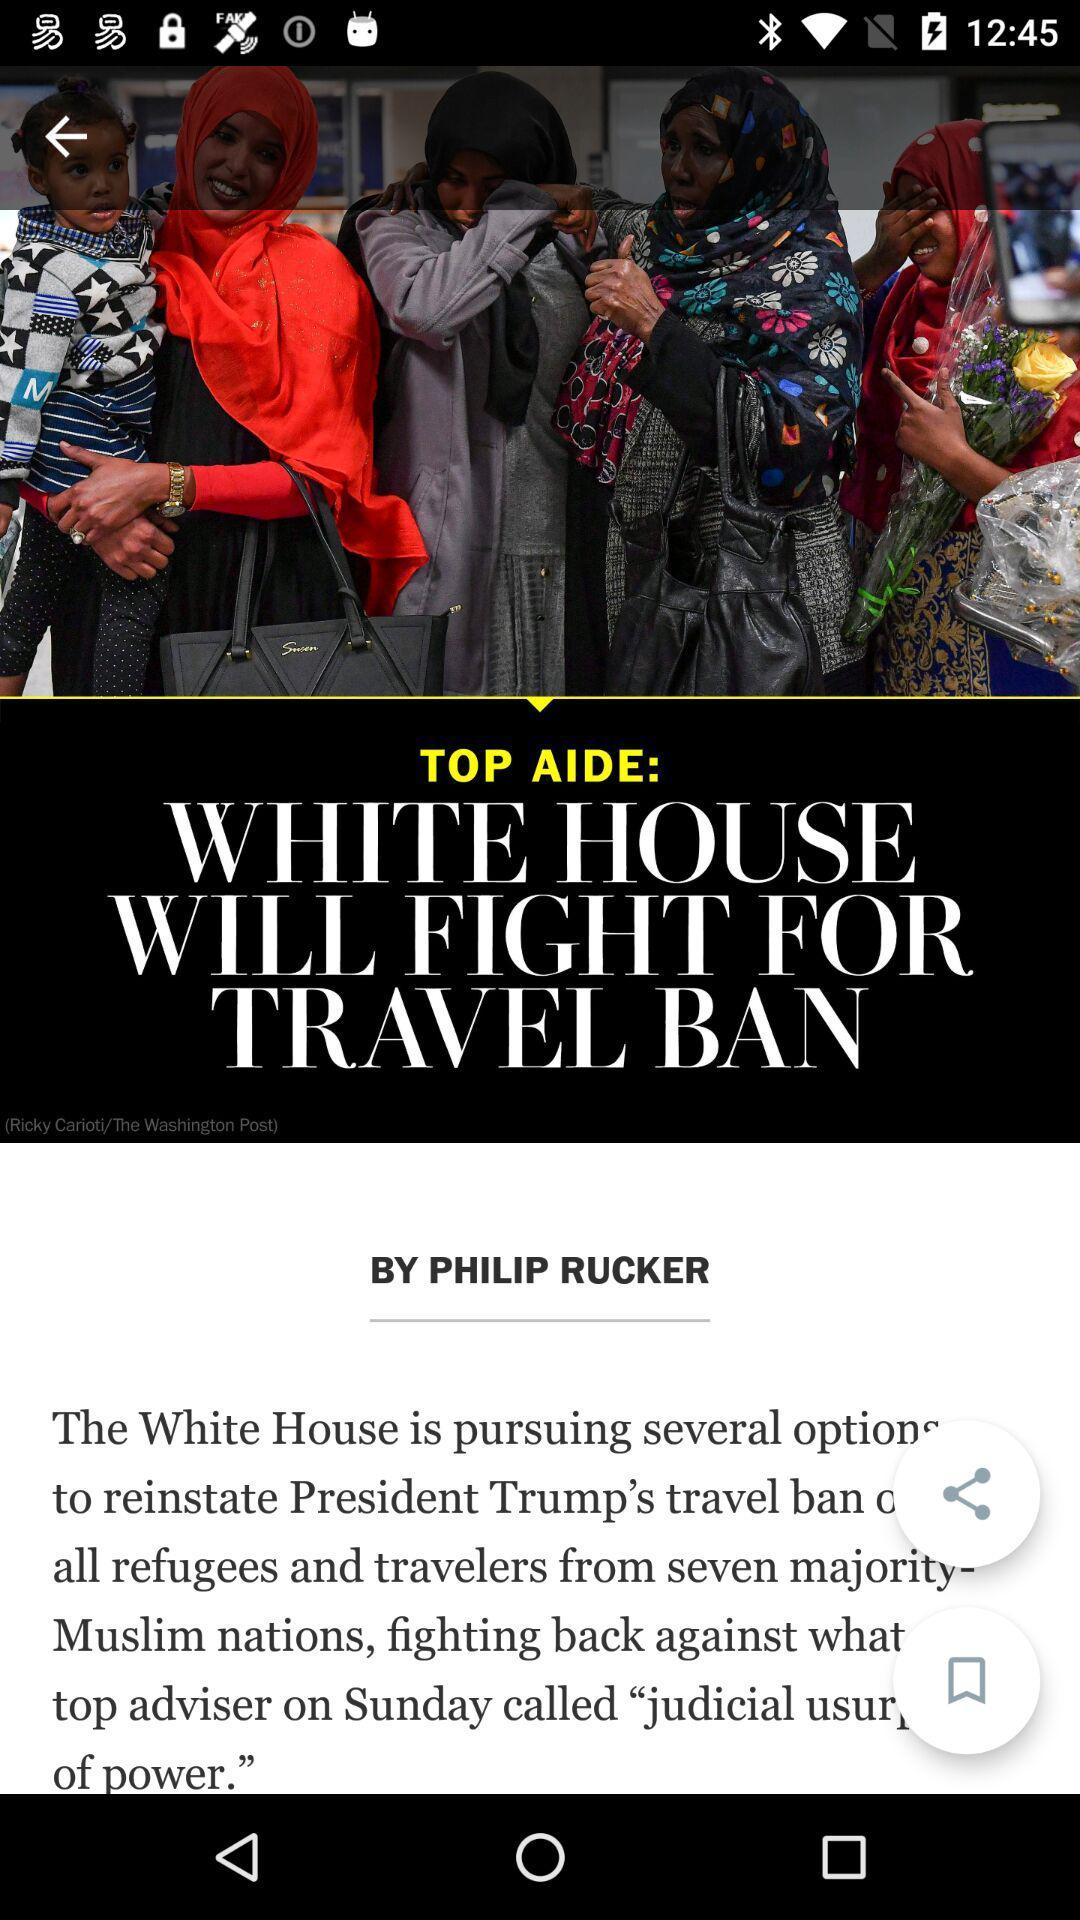 The image size is (1080, 1920). Describe the element at coordinates (64, 135) in the screenshot. I see `previous` at that location.